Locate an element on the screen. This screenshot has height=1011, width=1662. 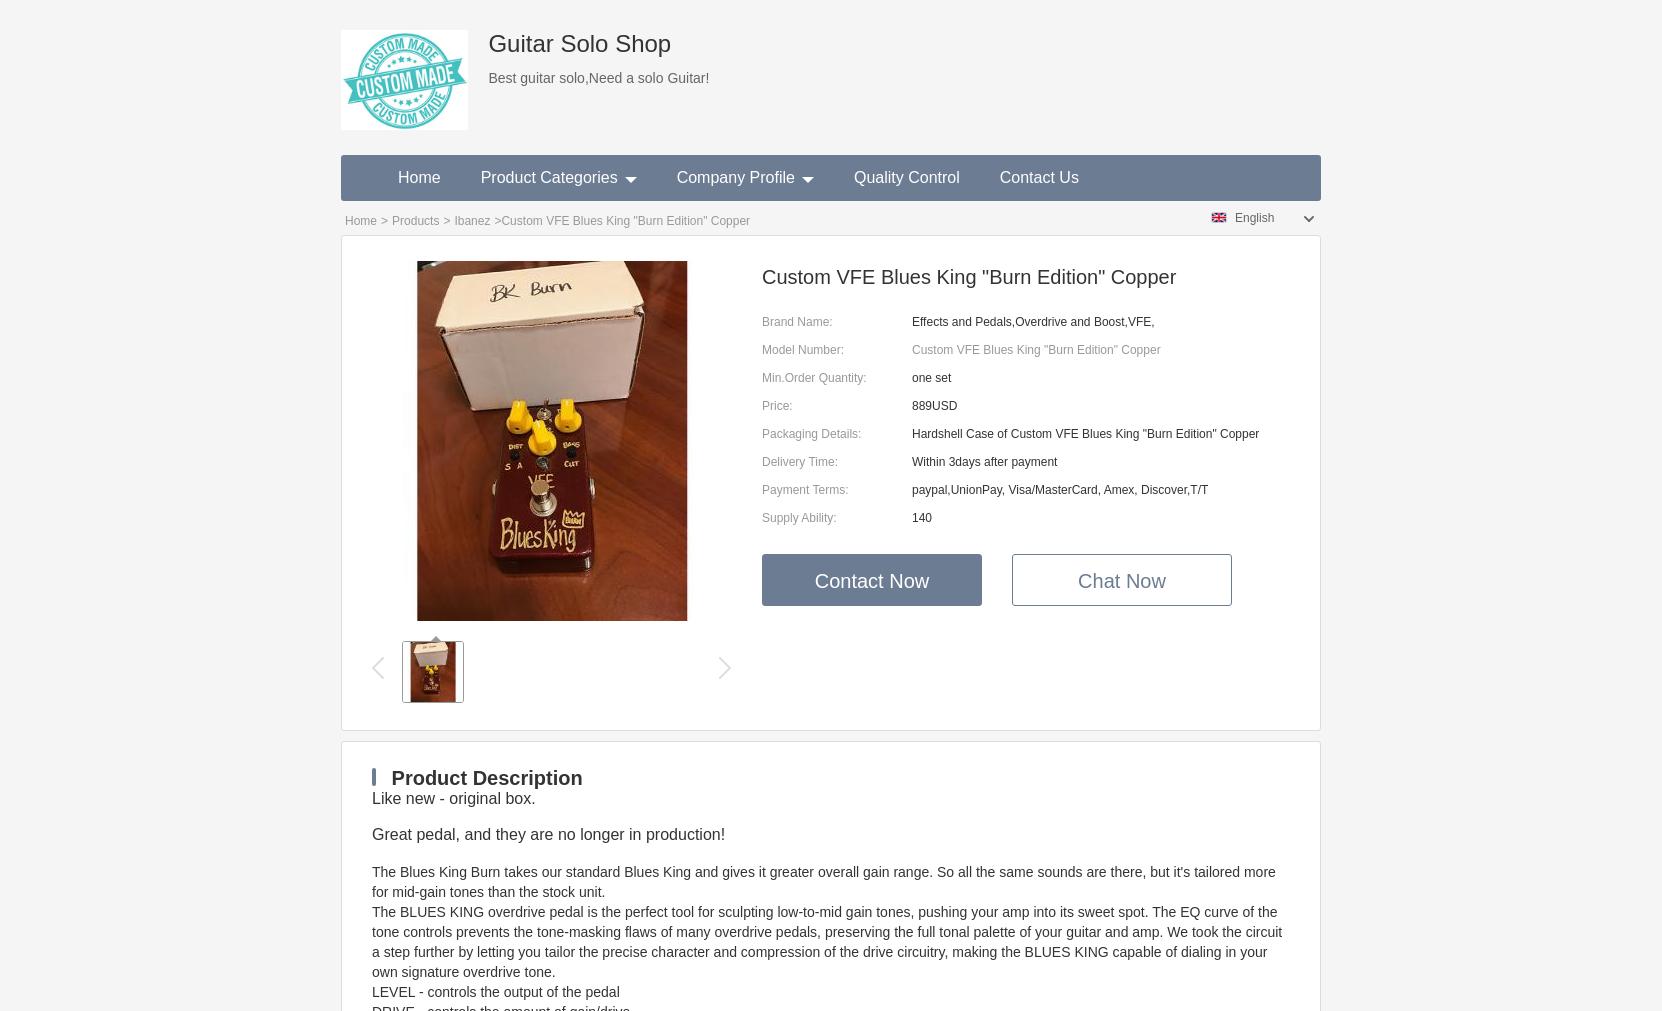
'Ibanez' is located at coordinates (472, 221).